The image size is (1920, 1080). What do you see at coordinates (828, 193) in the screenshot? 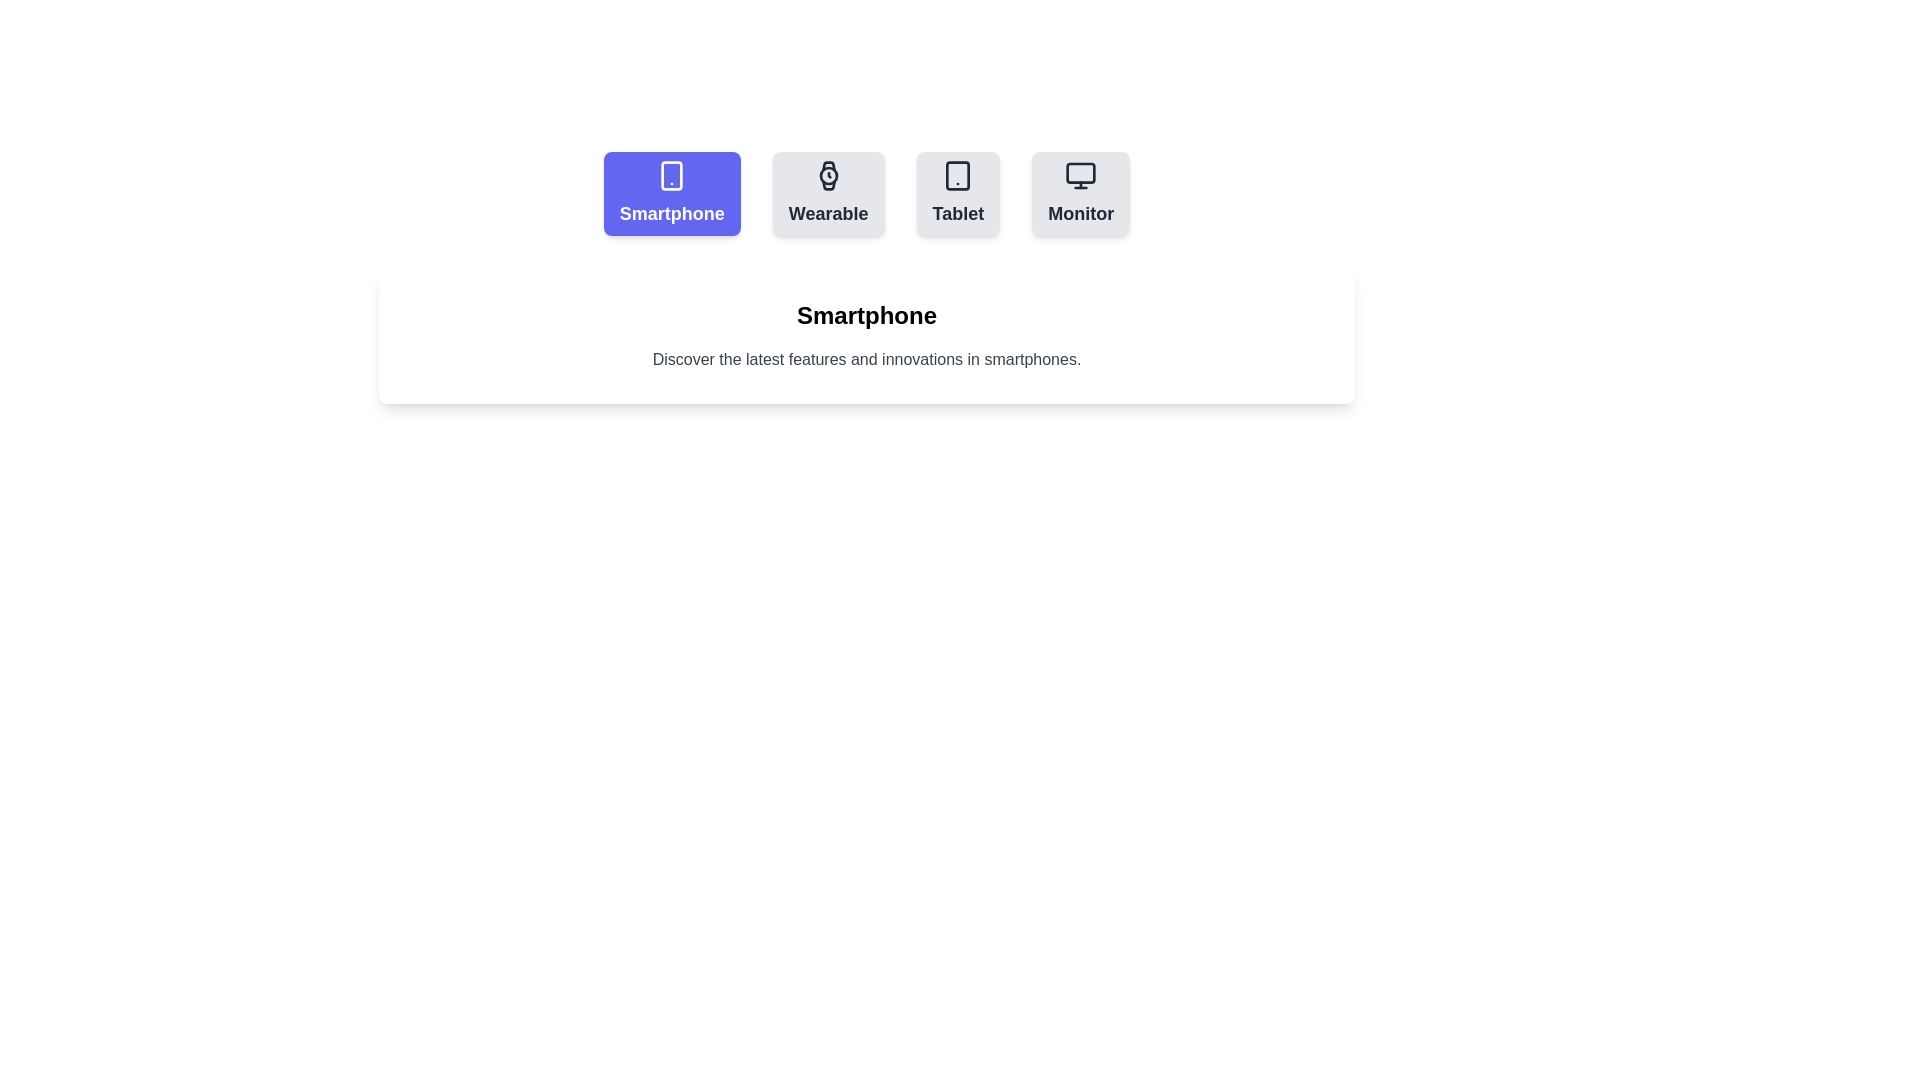
I see `the tab button corresponding to Wearable` at bounding box center [828, 193].